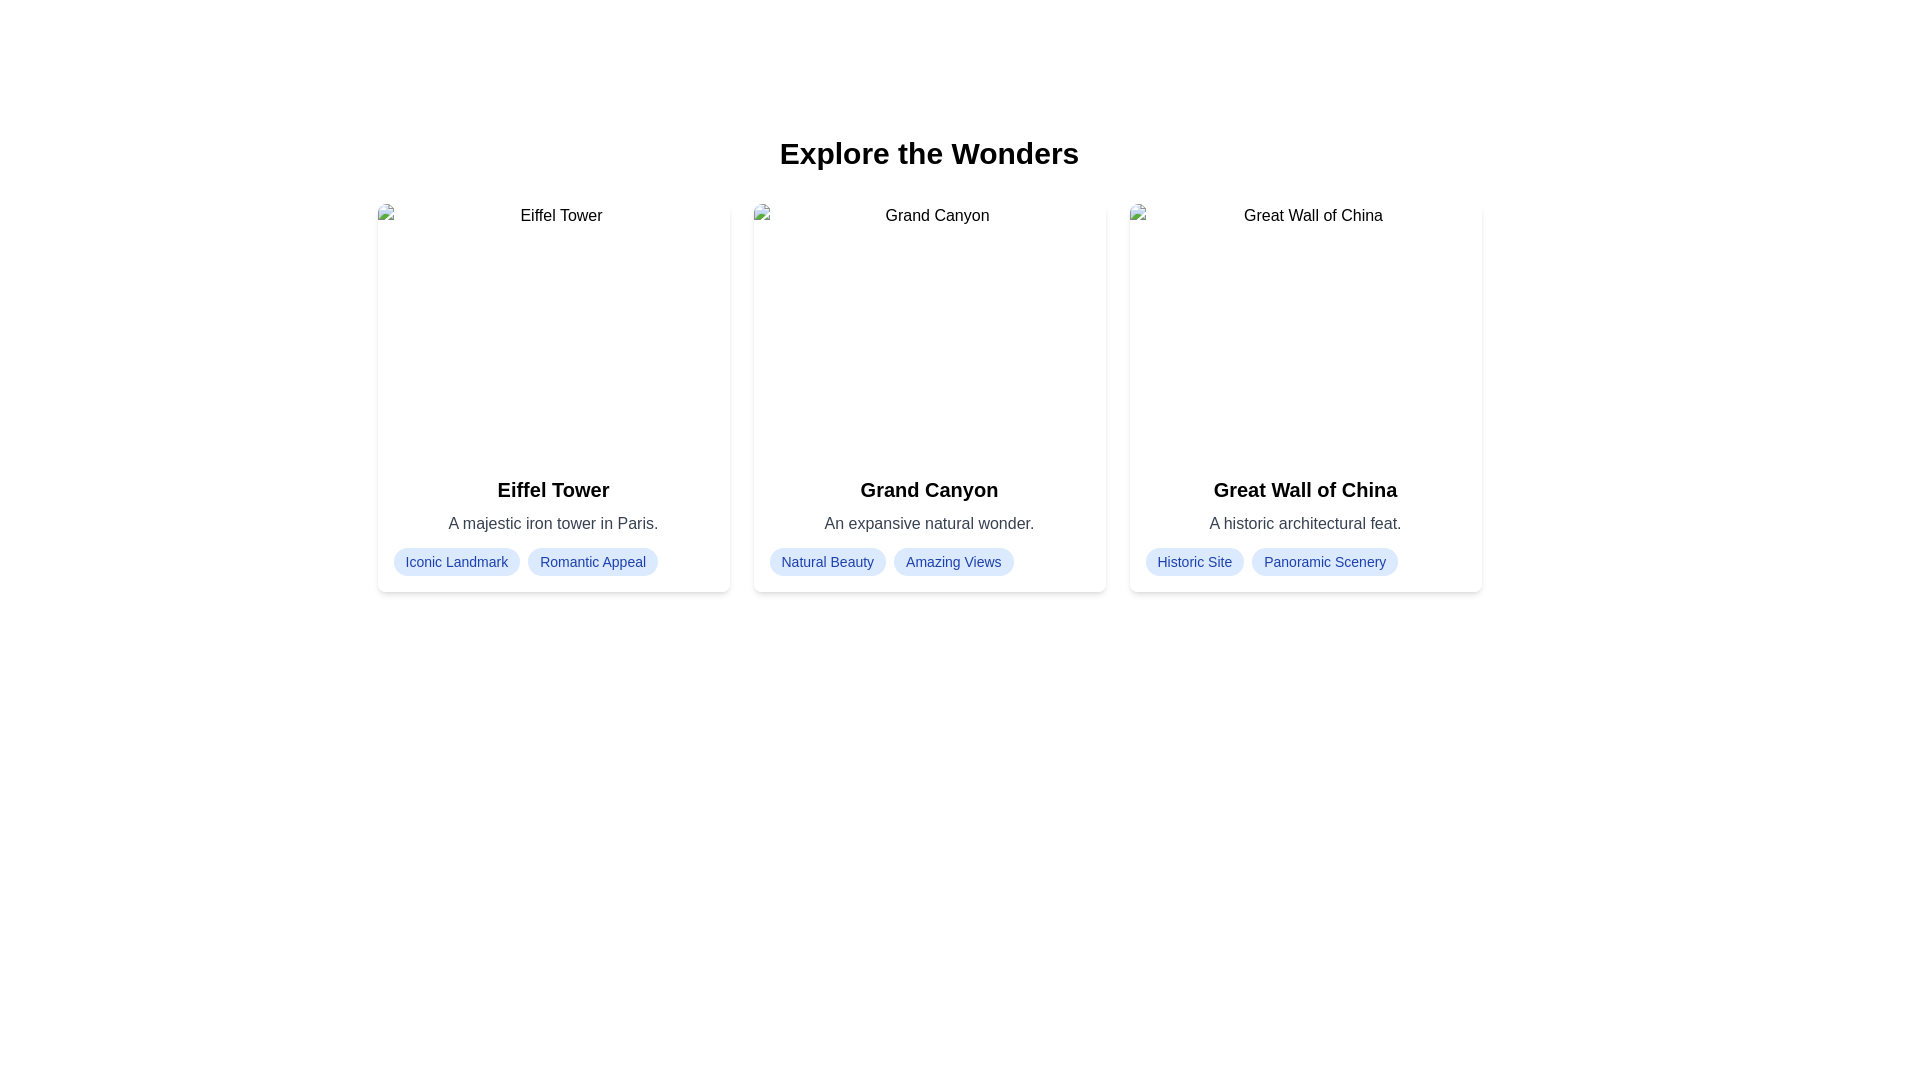  I want to click on the third button in the bottom-right corner of the 'Great Wall of China' section, so click(1445, 555).